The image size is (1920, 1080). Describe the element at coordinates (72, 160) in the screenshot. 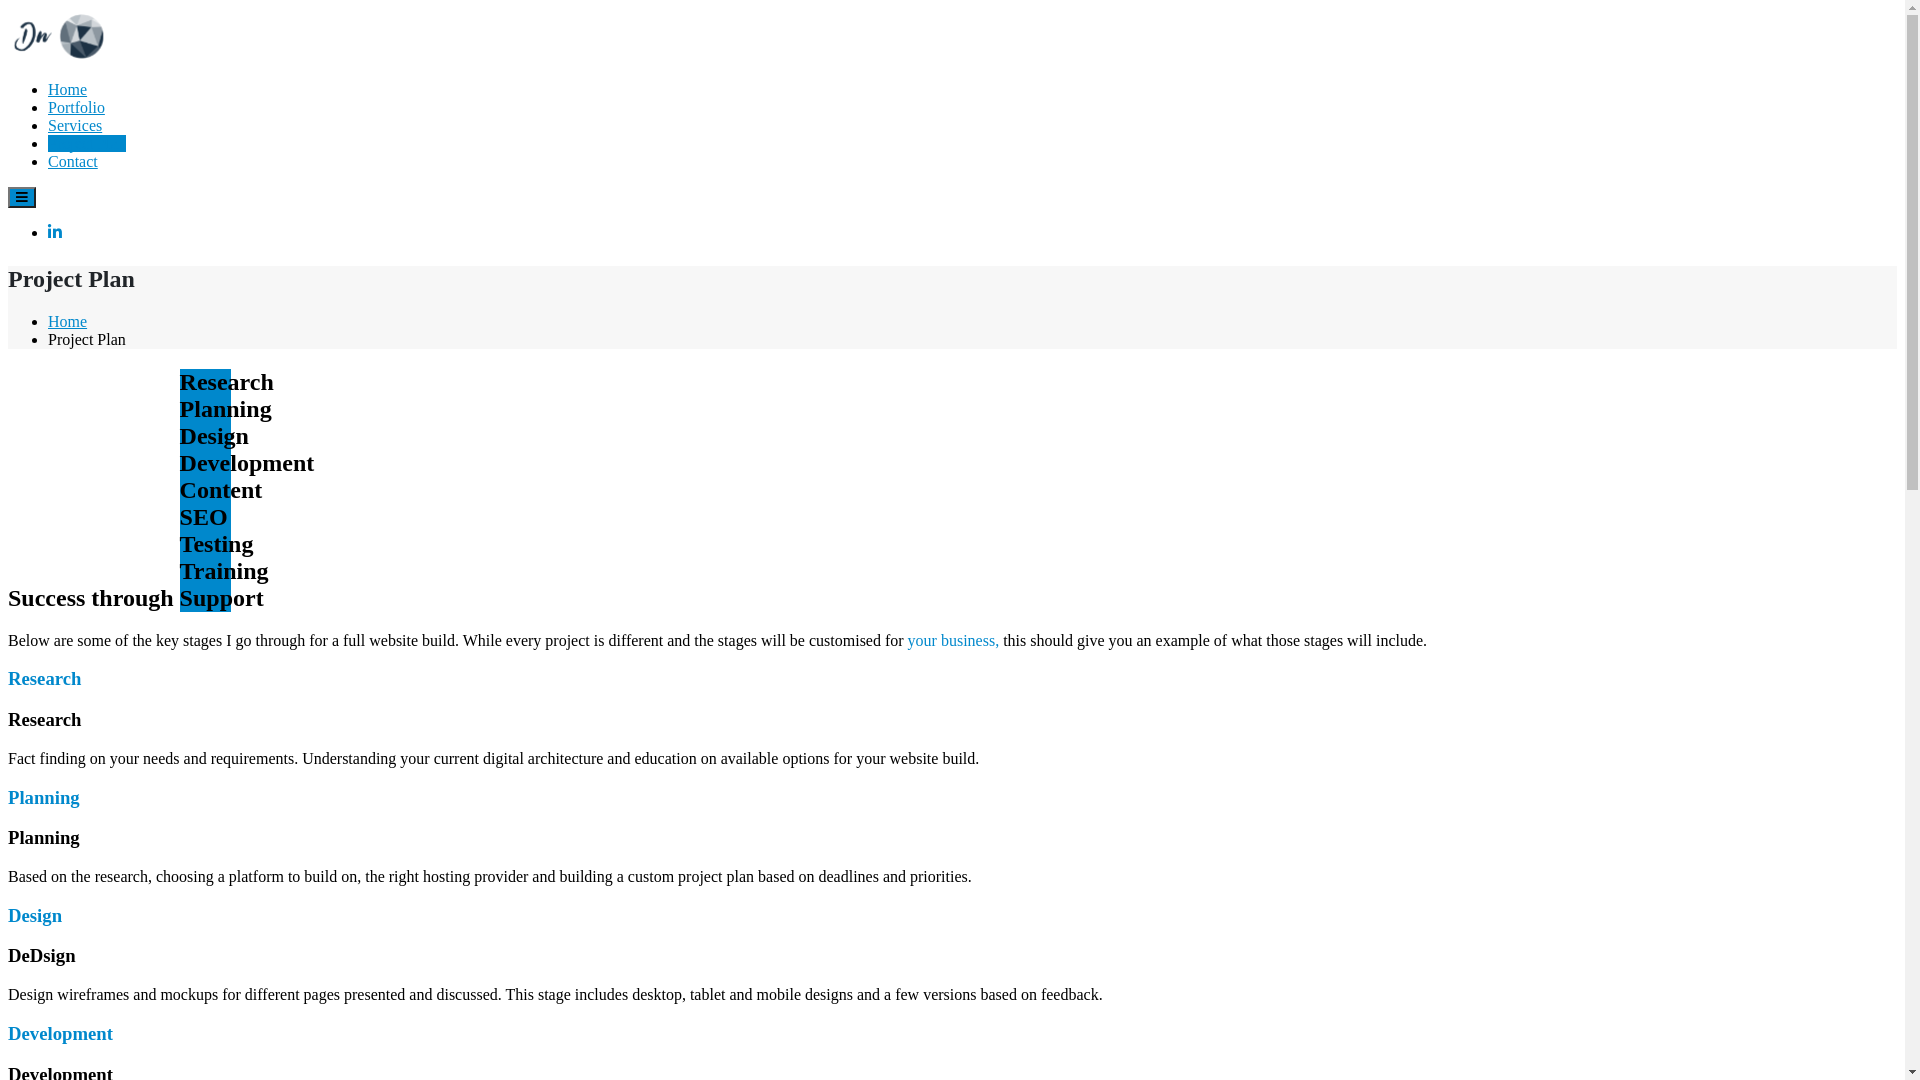

I see `'Contact'` at that location.